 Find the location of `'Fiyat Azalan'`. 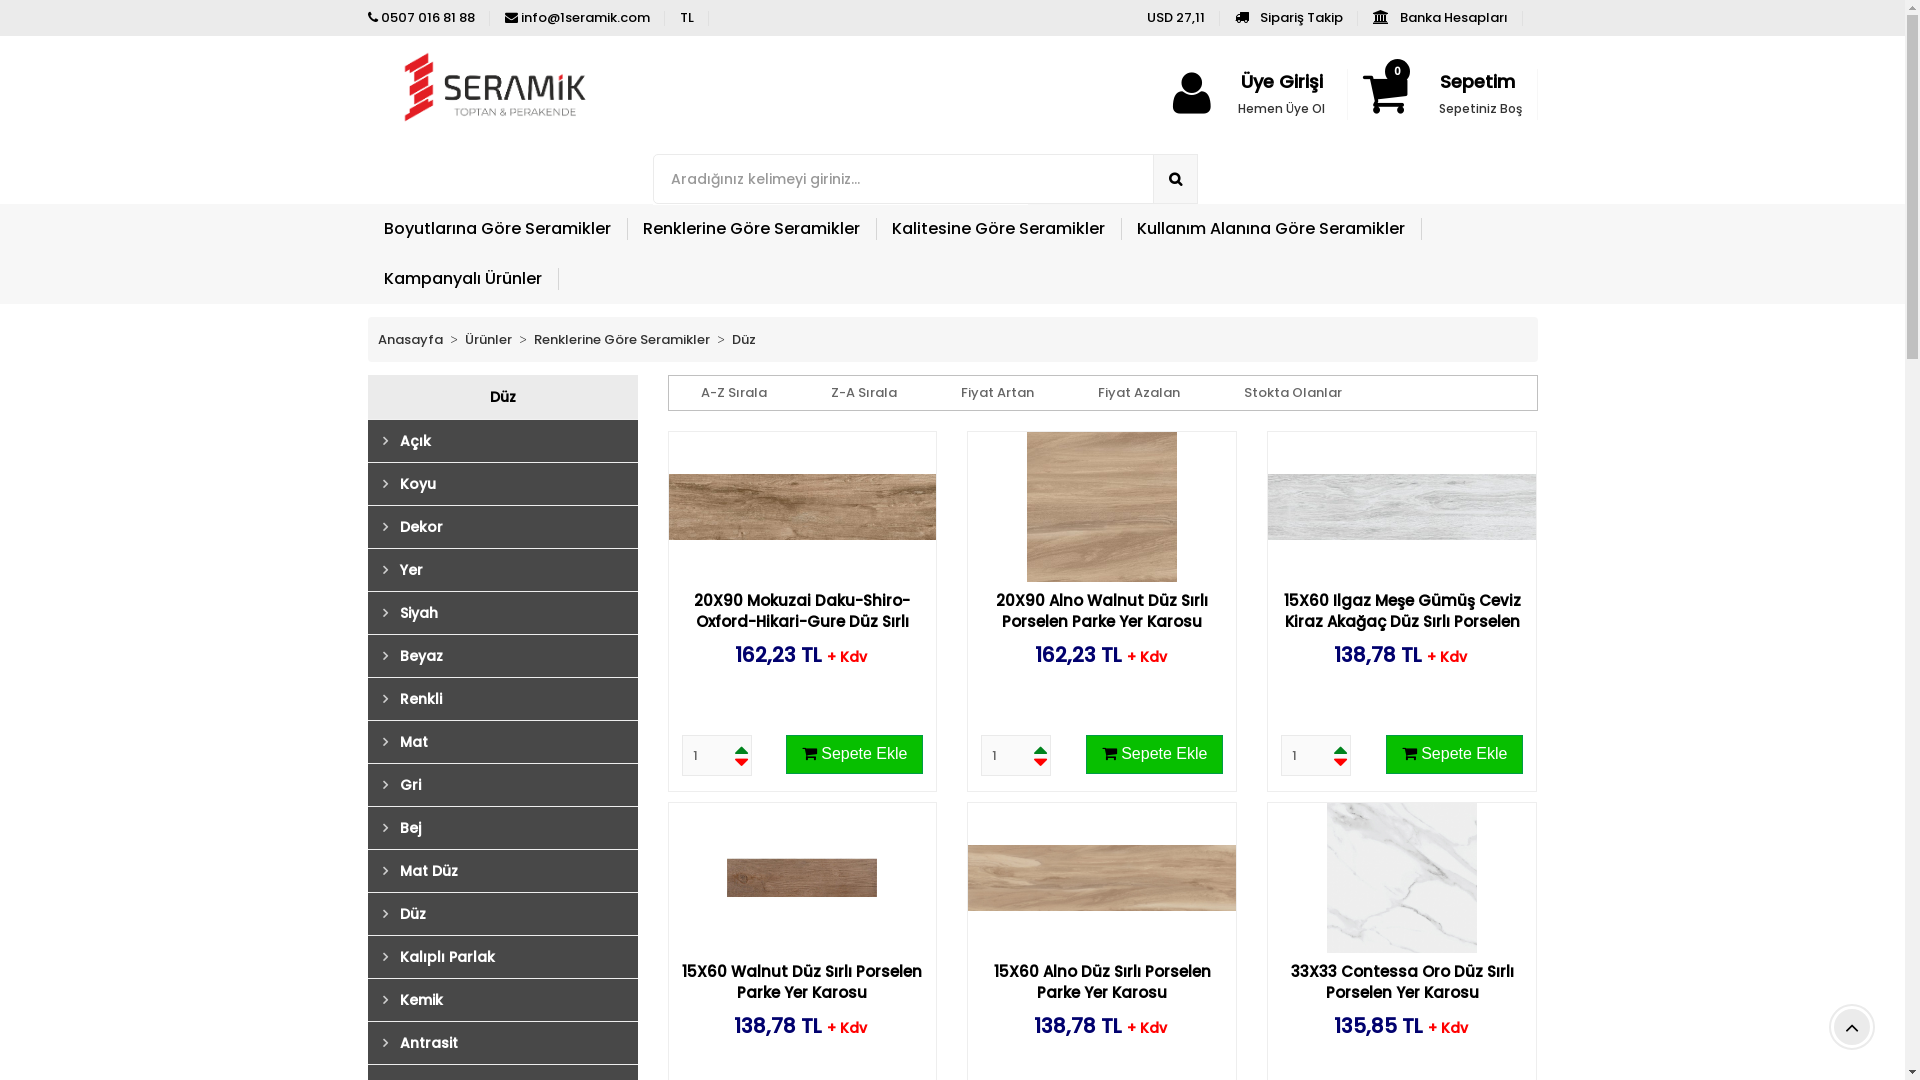

'Fiyat Azalan' is located at coordinates (1138, 393).